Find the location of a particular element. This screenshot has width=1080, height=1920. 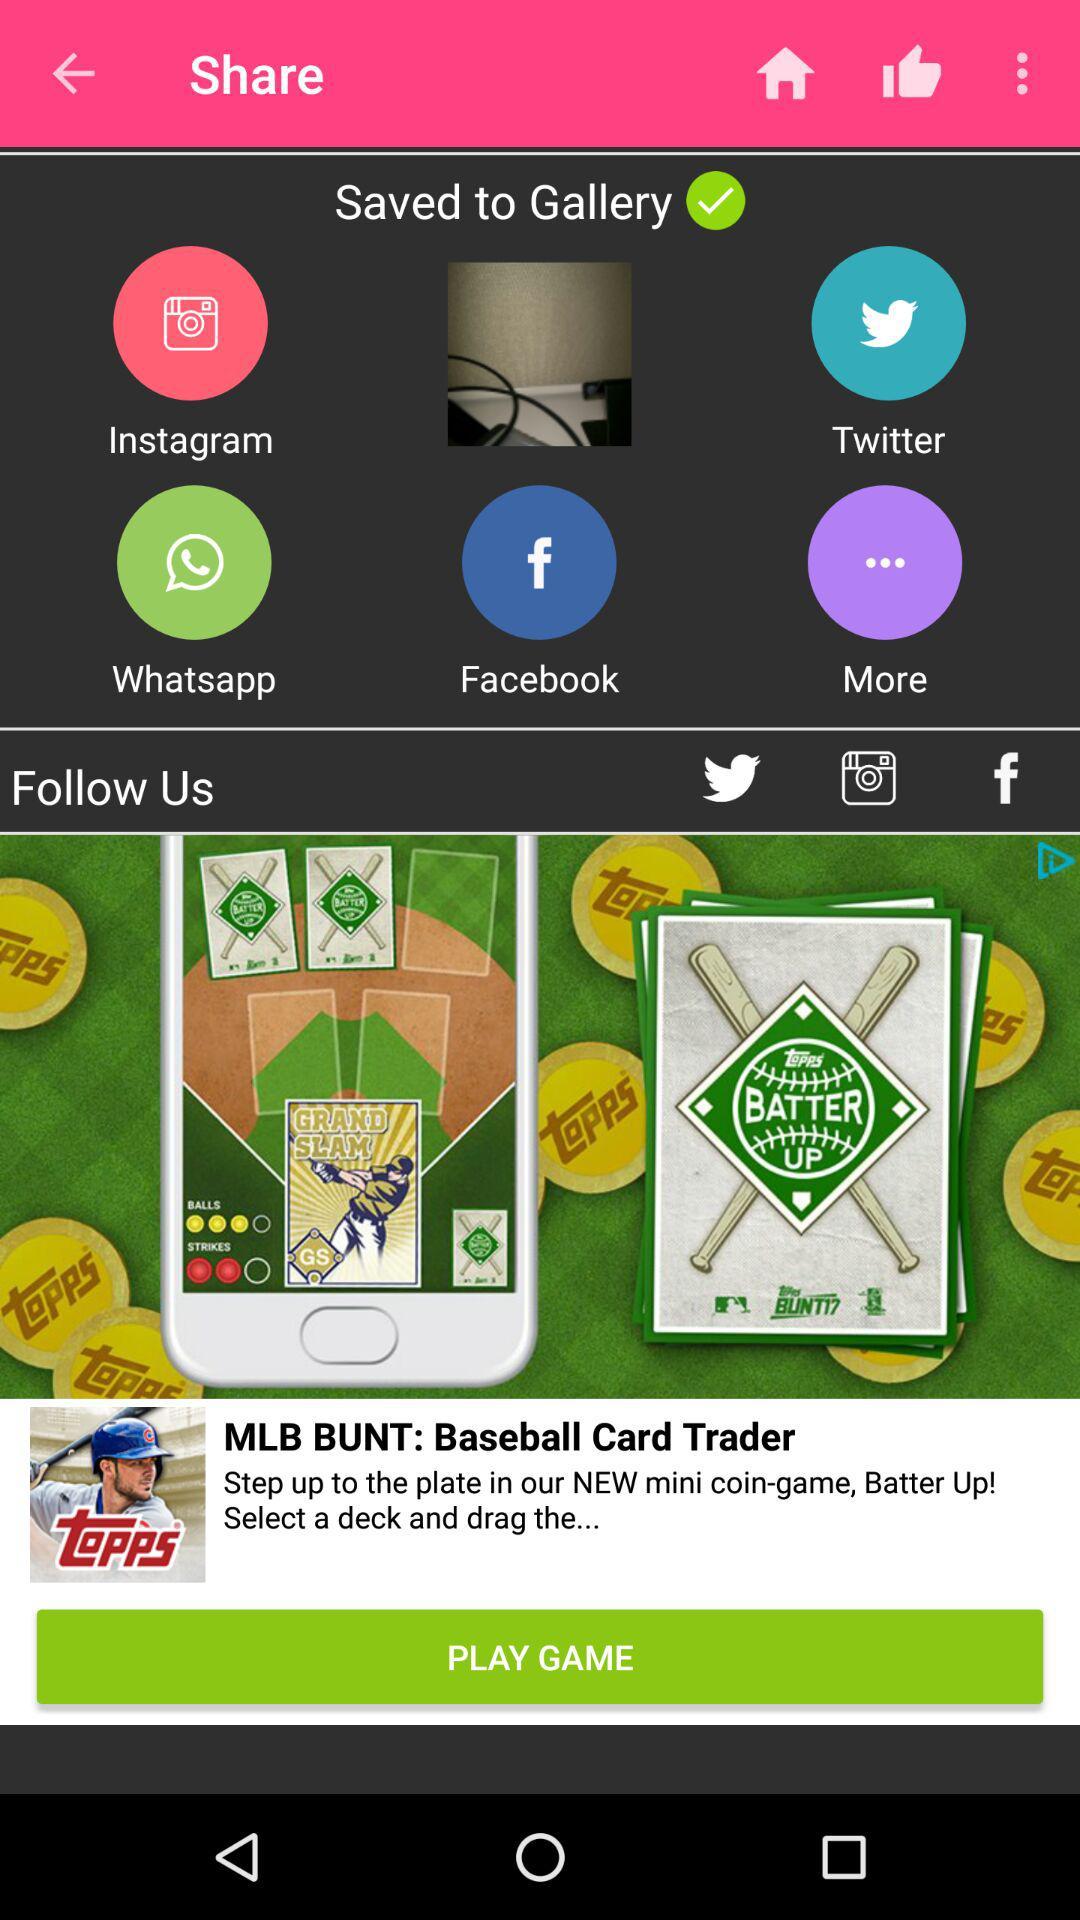

the add is located at coordinates (540, 1116).